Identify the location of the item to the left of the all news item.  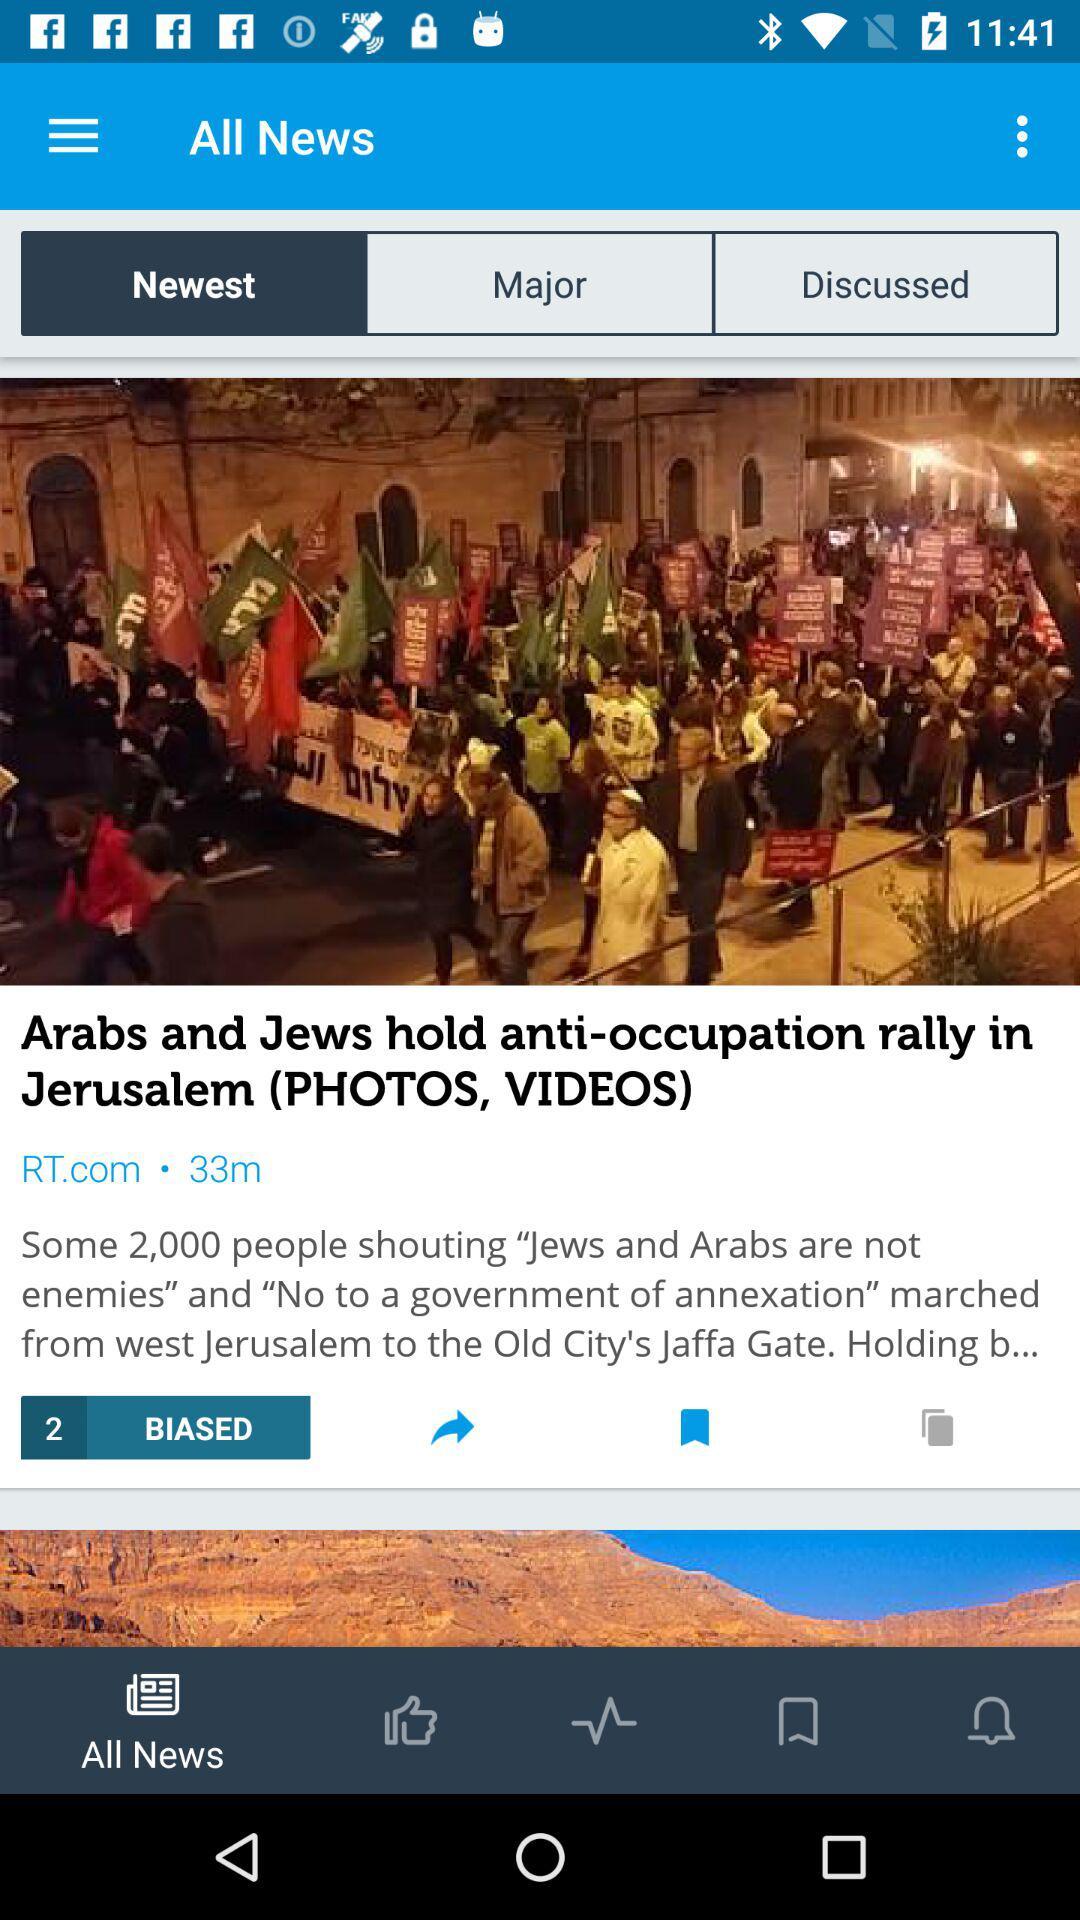
(72, 135).